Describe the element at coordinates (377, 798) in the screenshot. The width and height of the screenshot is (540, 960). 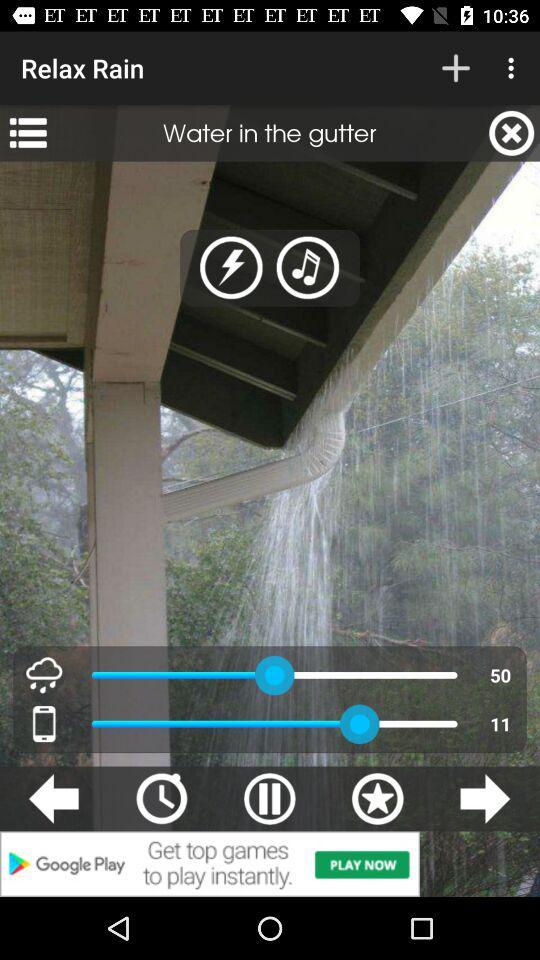
I see `the star icon` at that location.